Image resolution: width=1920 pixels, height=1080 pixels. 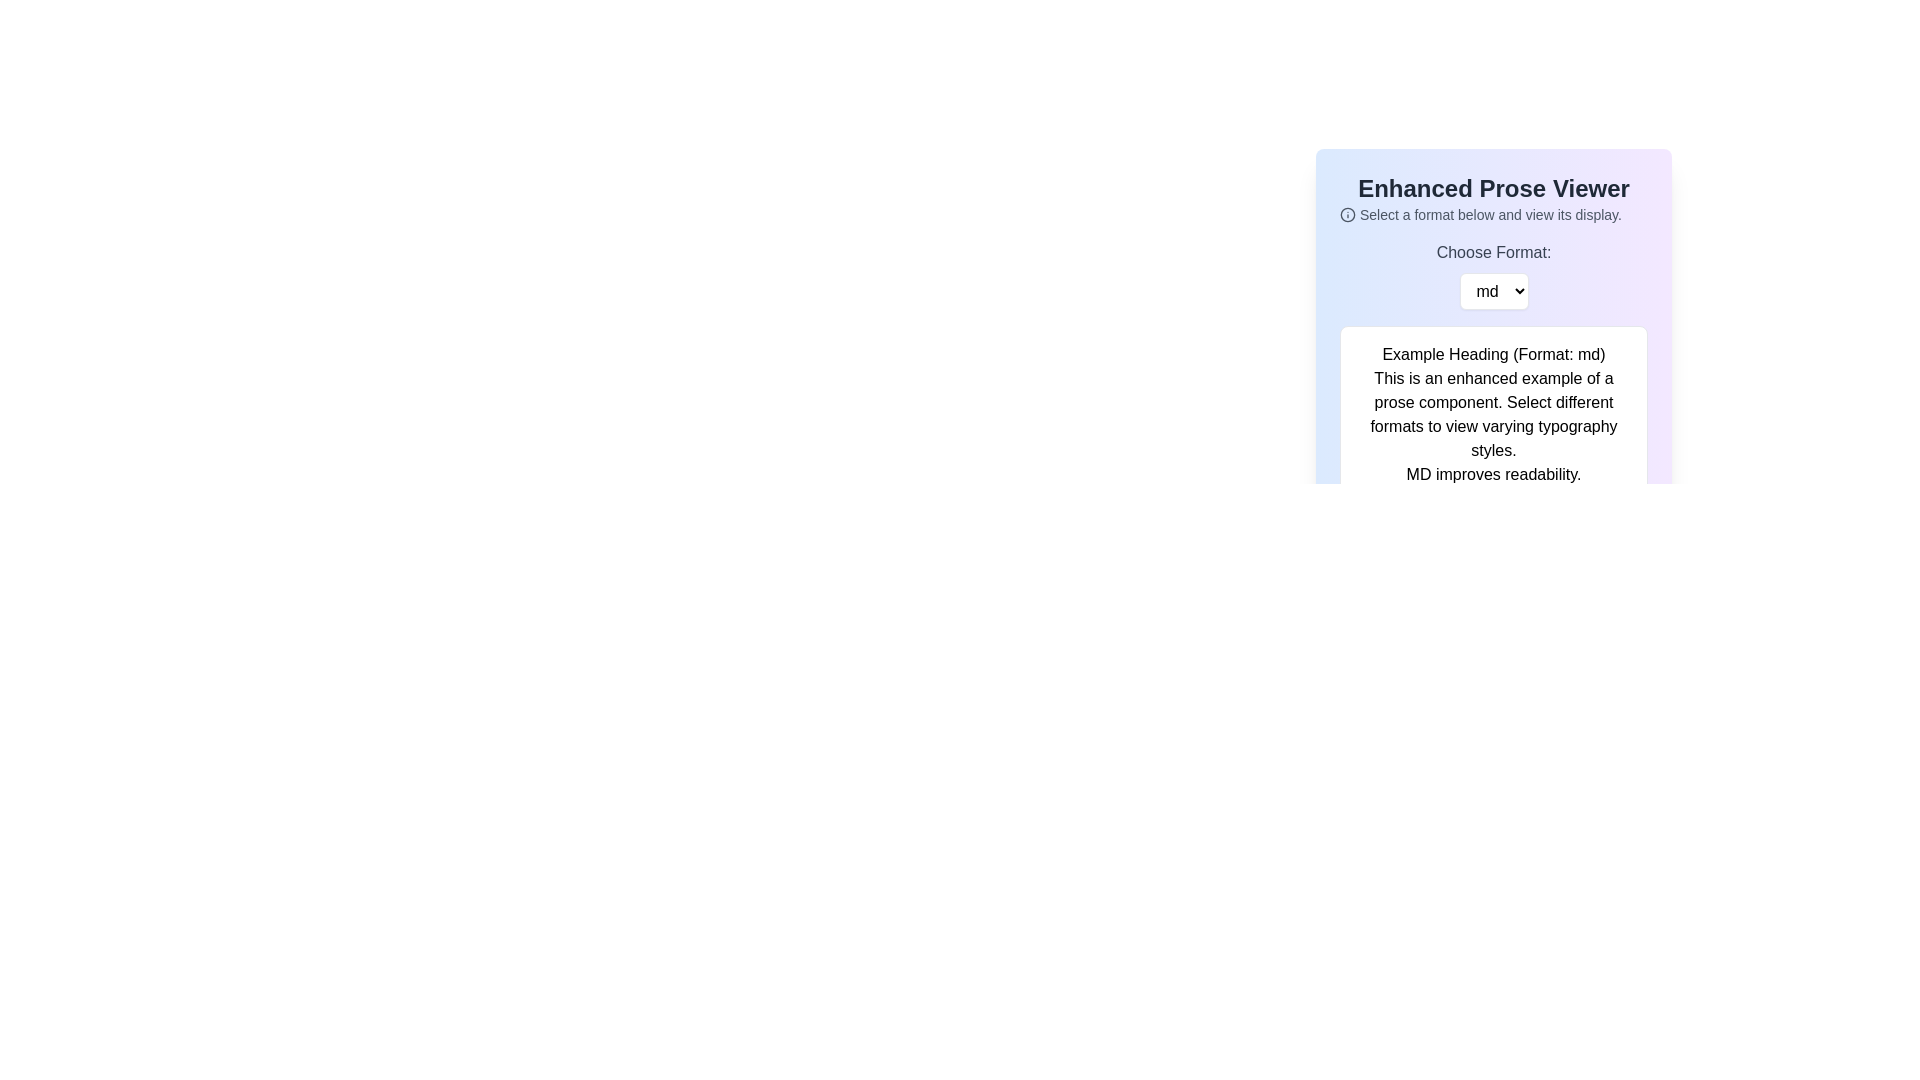 I want to click on the dropdown menu labeled 'md' located beneath 'Choose Format:' in the 'Enhanced Prose Viewer' section, so click(x=1493, y=290).